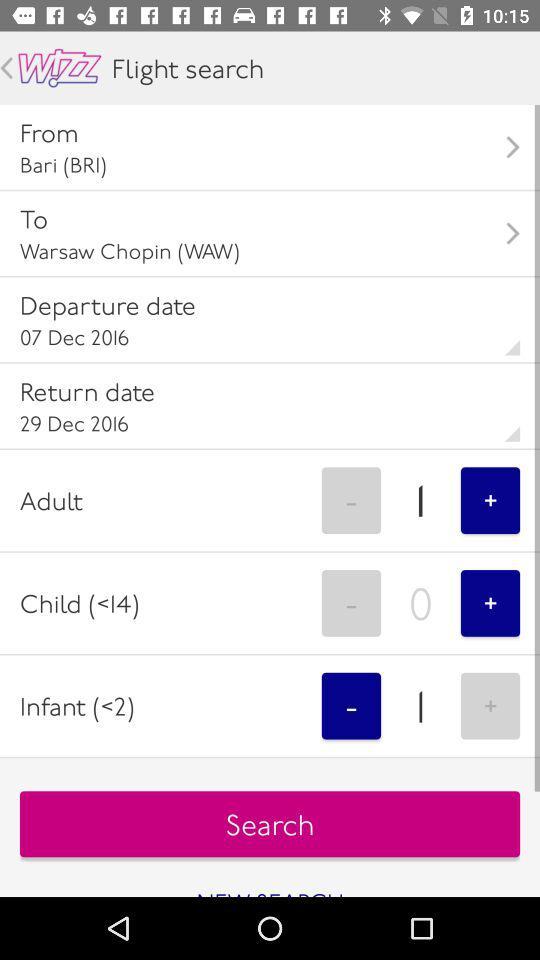 The width and height of the screenshot is (540, 960). I want to click on go back, so click(5, 68).